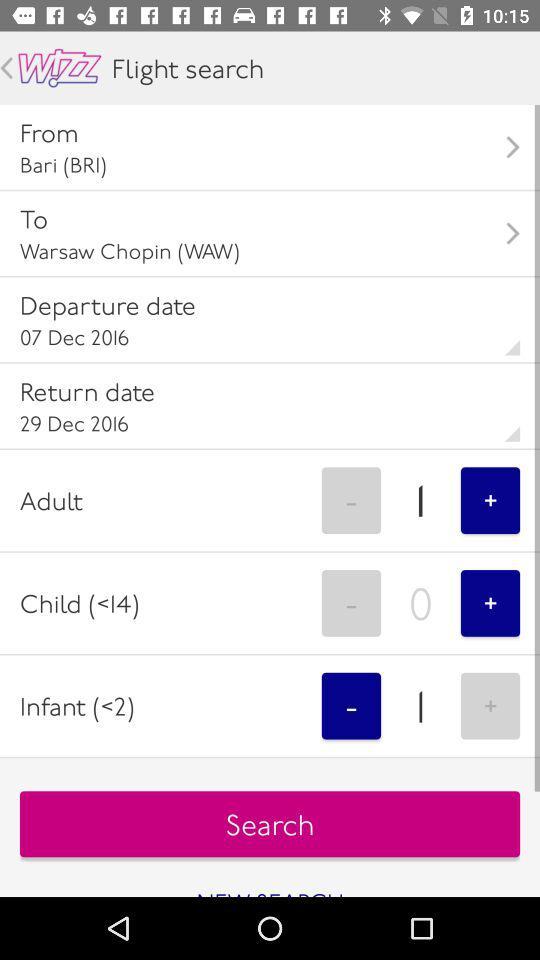 The width and height of the screenshot is (540, 960). I want to click on go back, so click(5, 68).